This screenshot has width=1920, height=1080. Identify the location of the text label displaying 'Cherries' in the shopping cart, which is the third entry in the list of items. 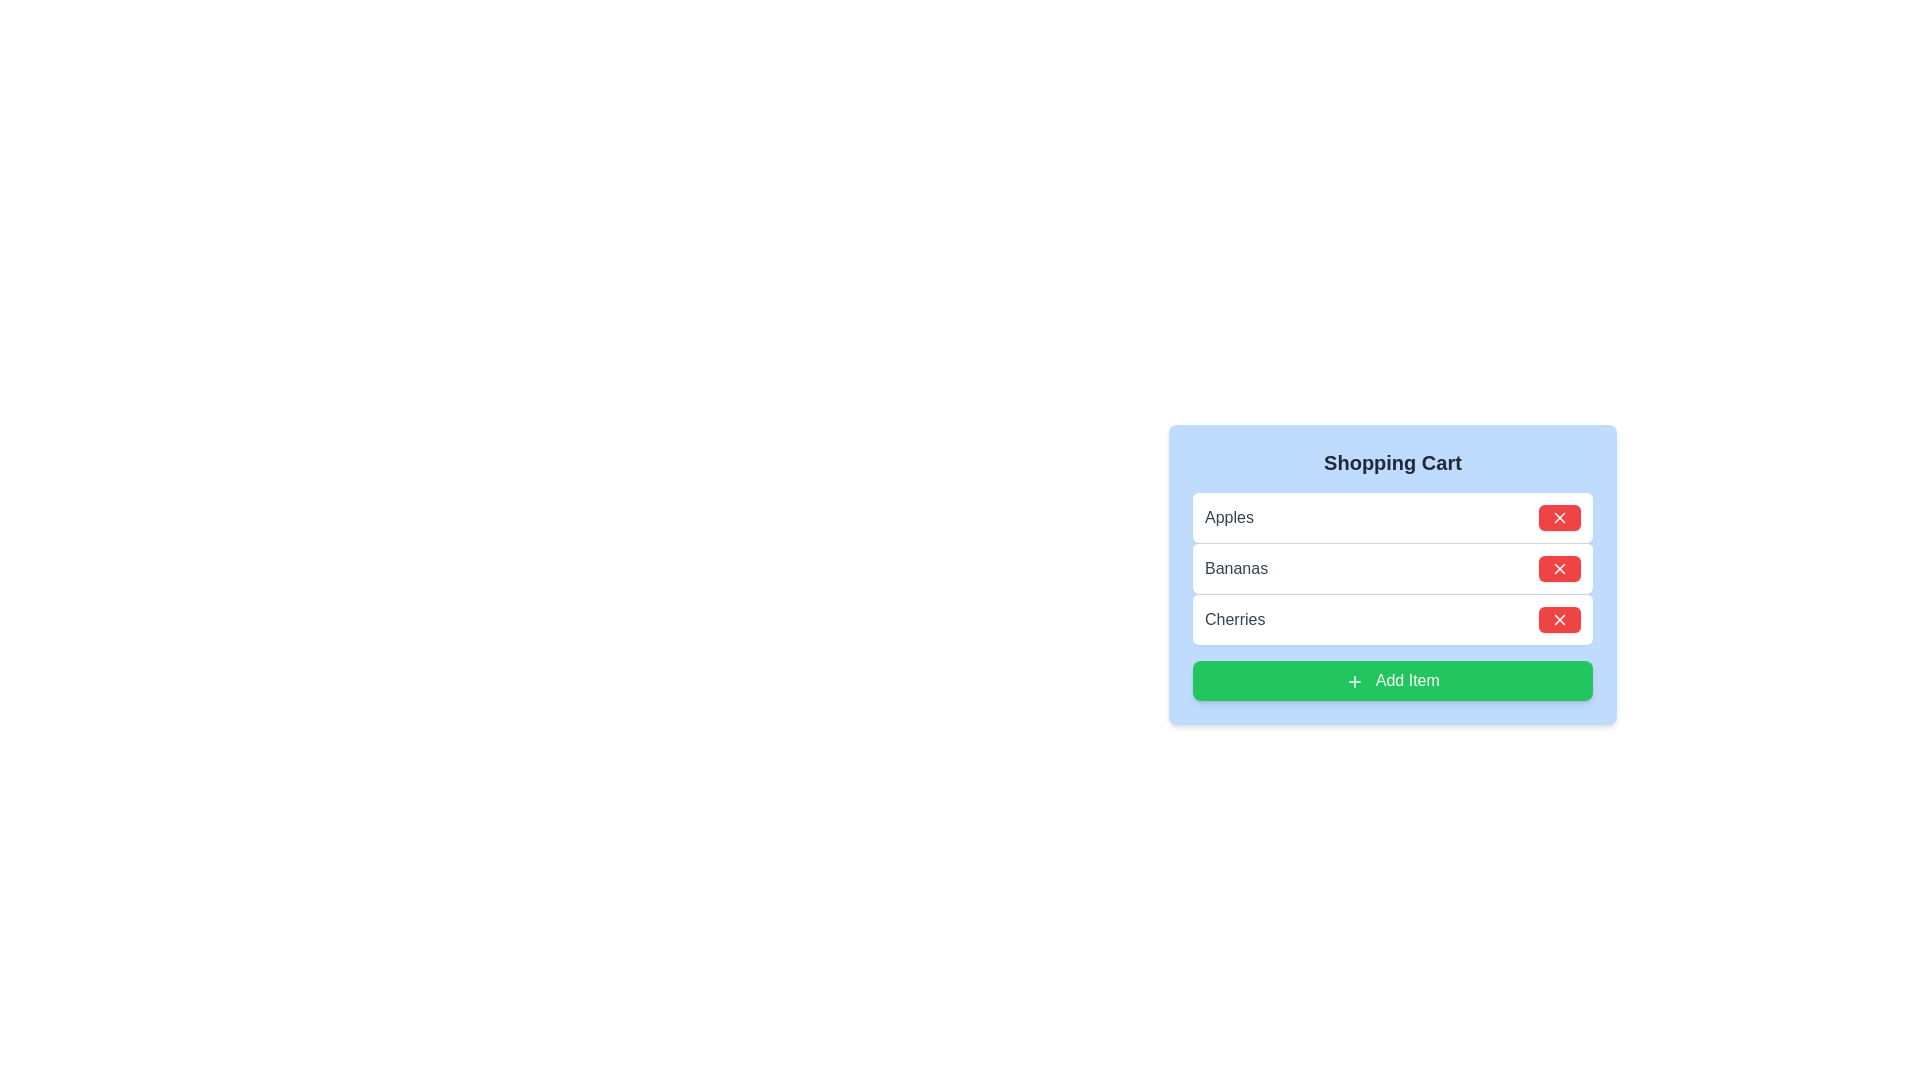
(1234, 619).